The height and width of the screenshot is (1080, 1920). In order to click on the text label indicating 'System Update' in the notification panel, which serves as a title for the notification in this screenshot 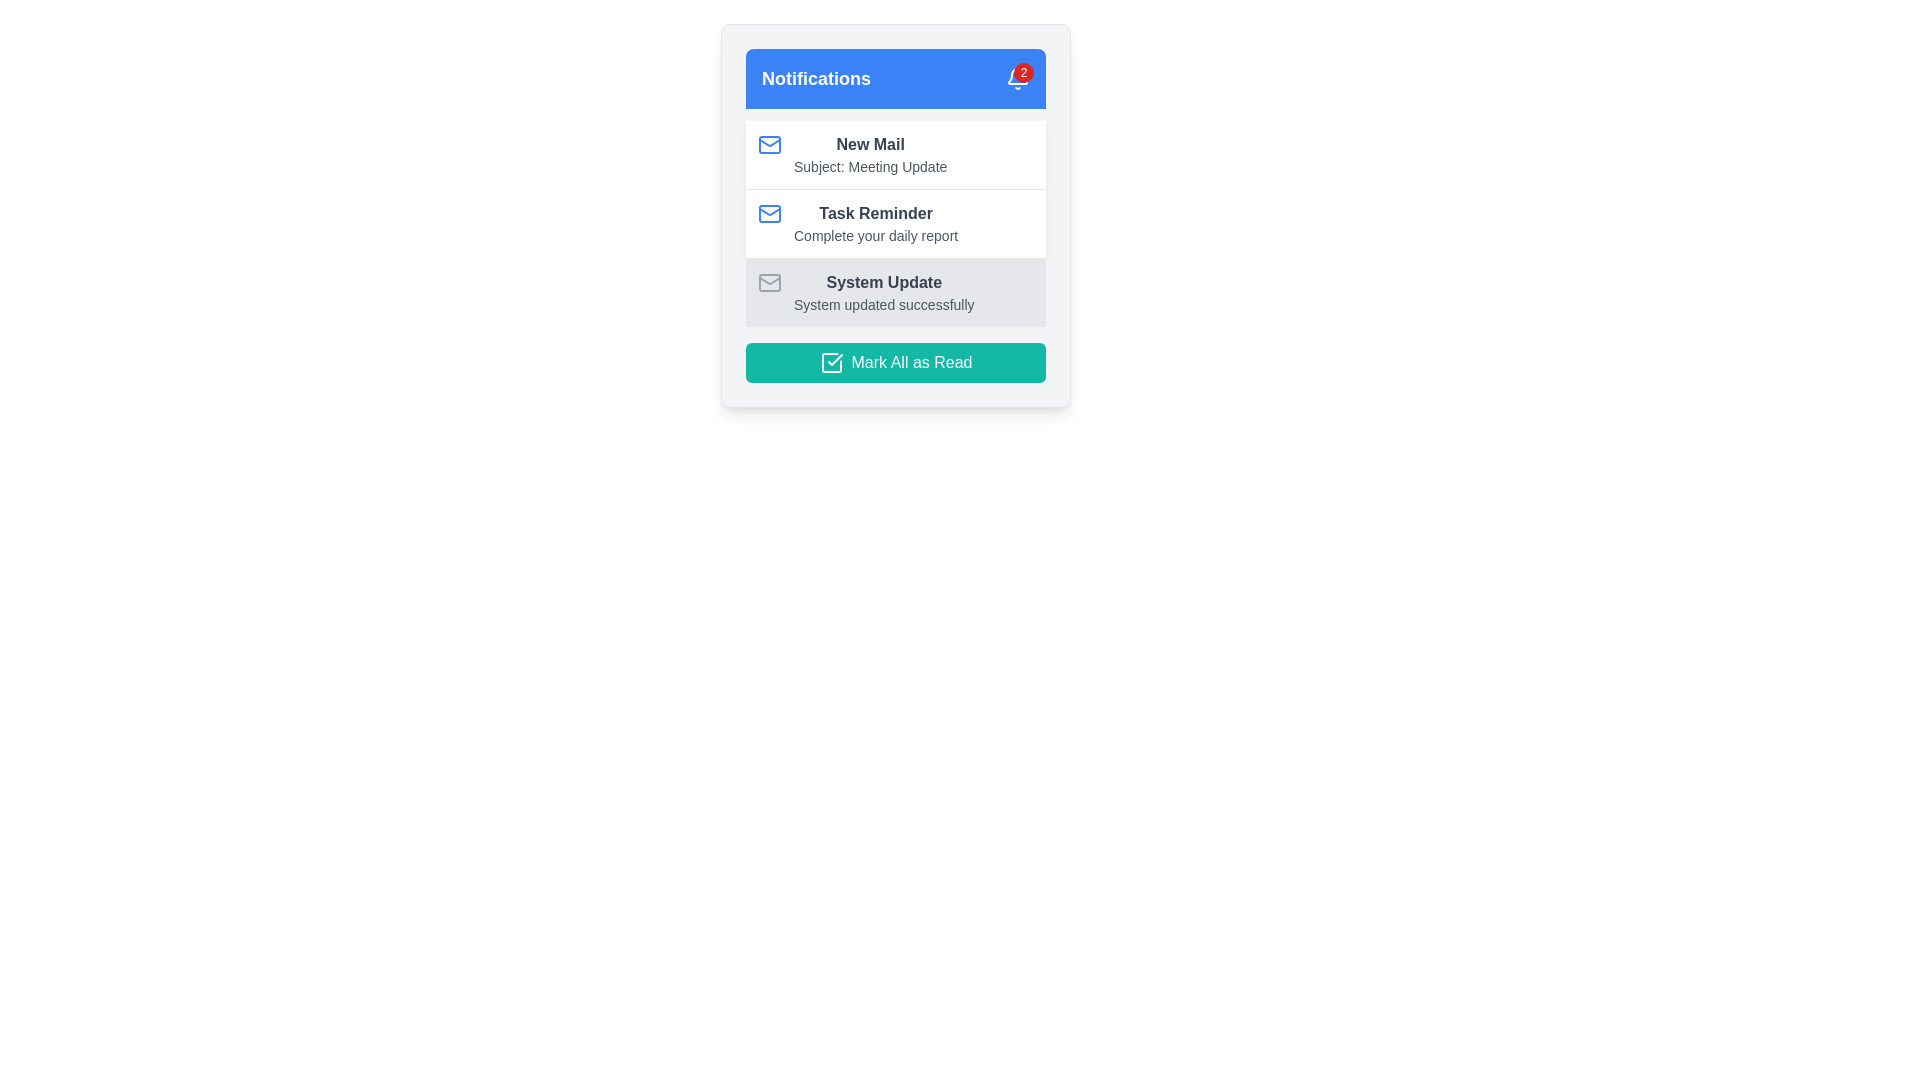, I will do `click(883, 282)`.